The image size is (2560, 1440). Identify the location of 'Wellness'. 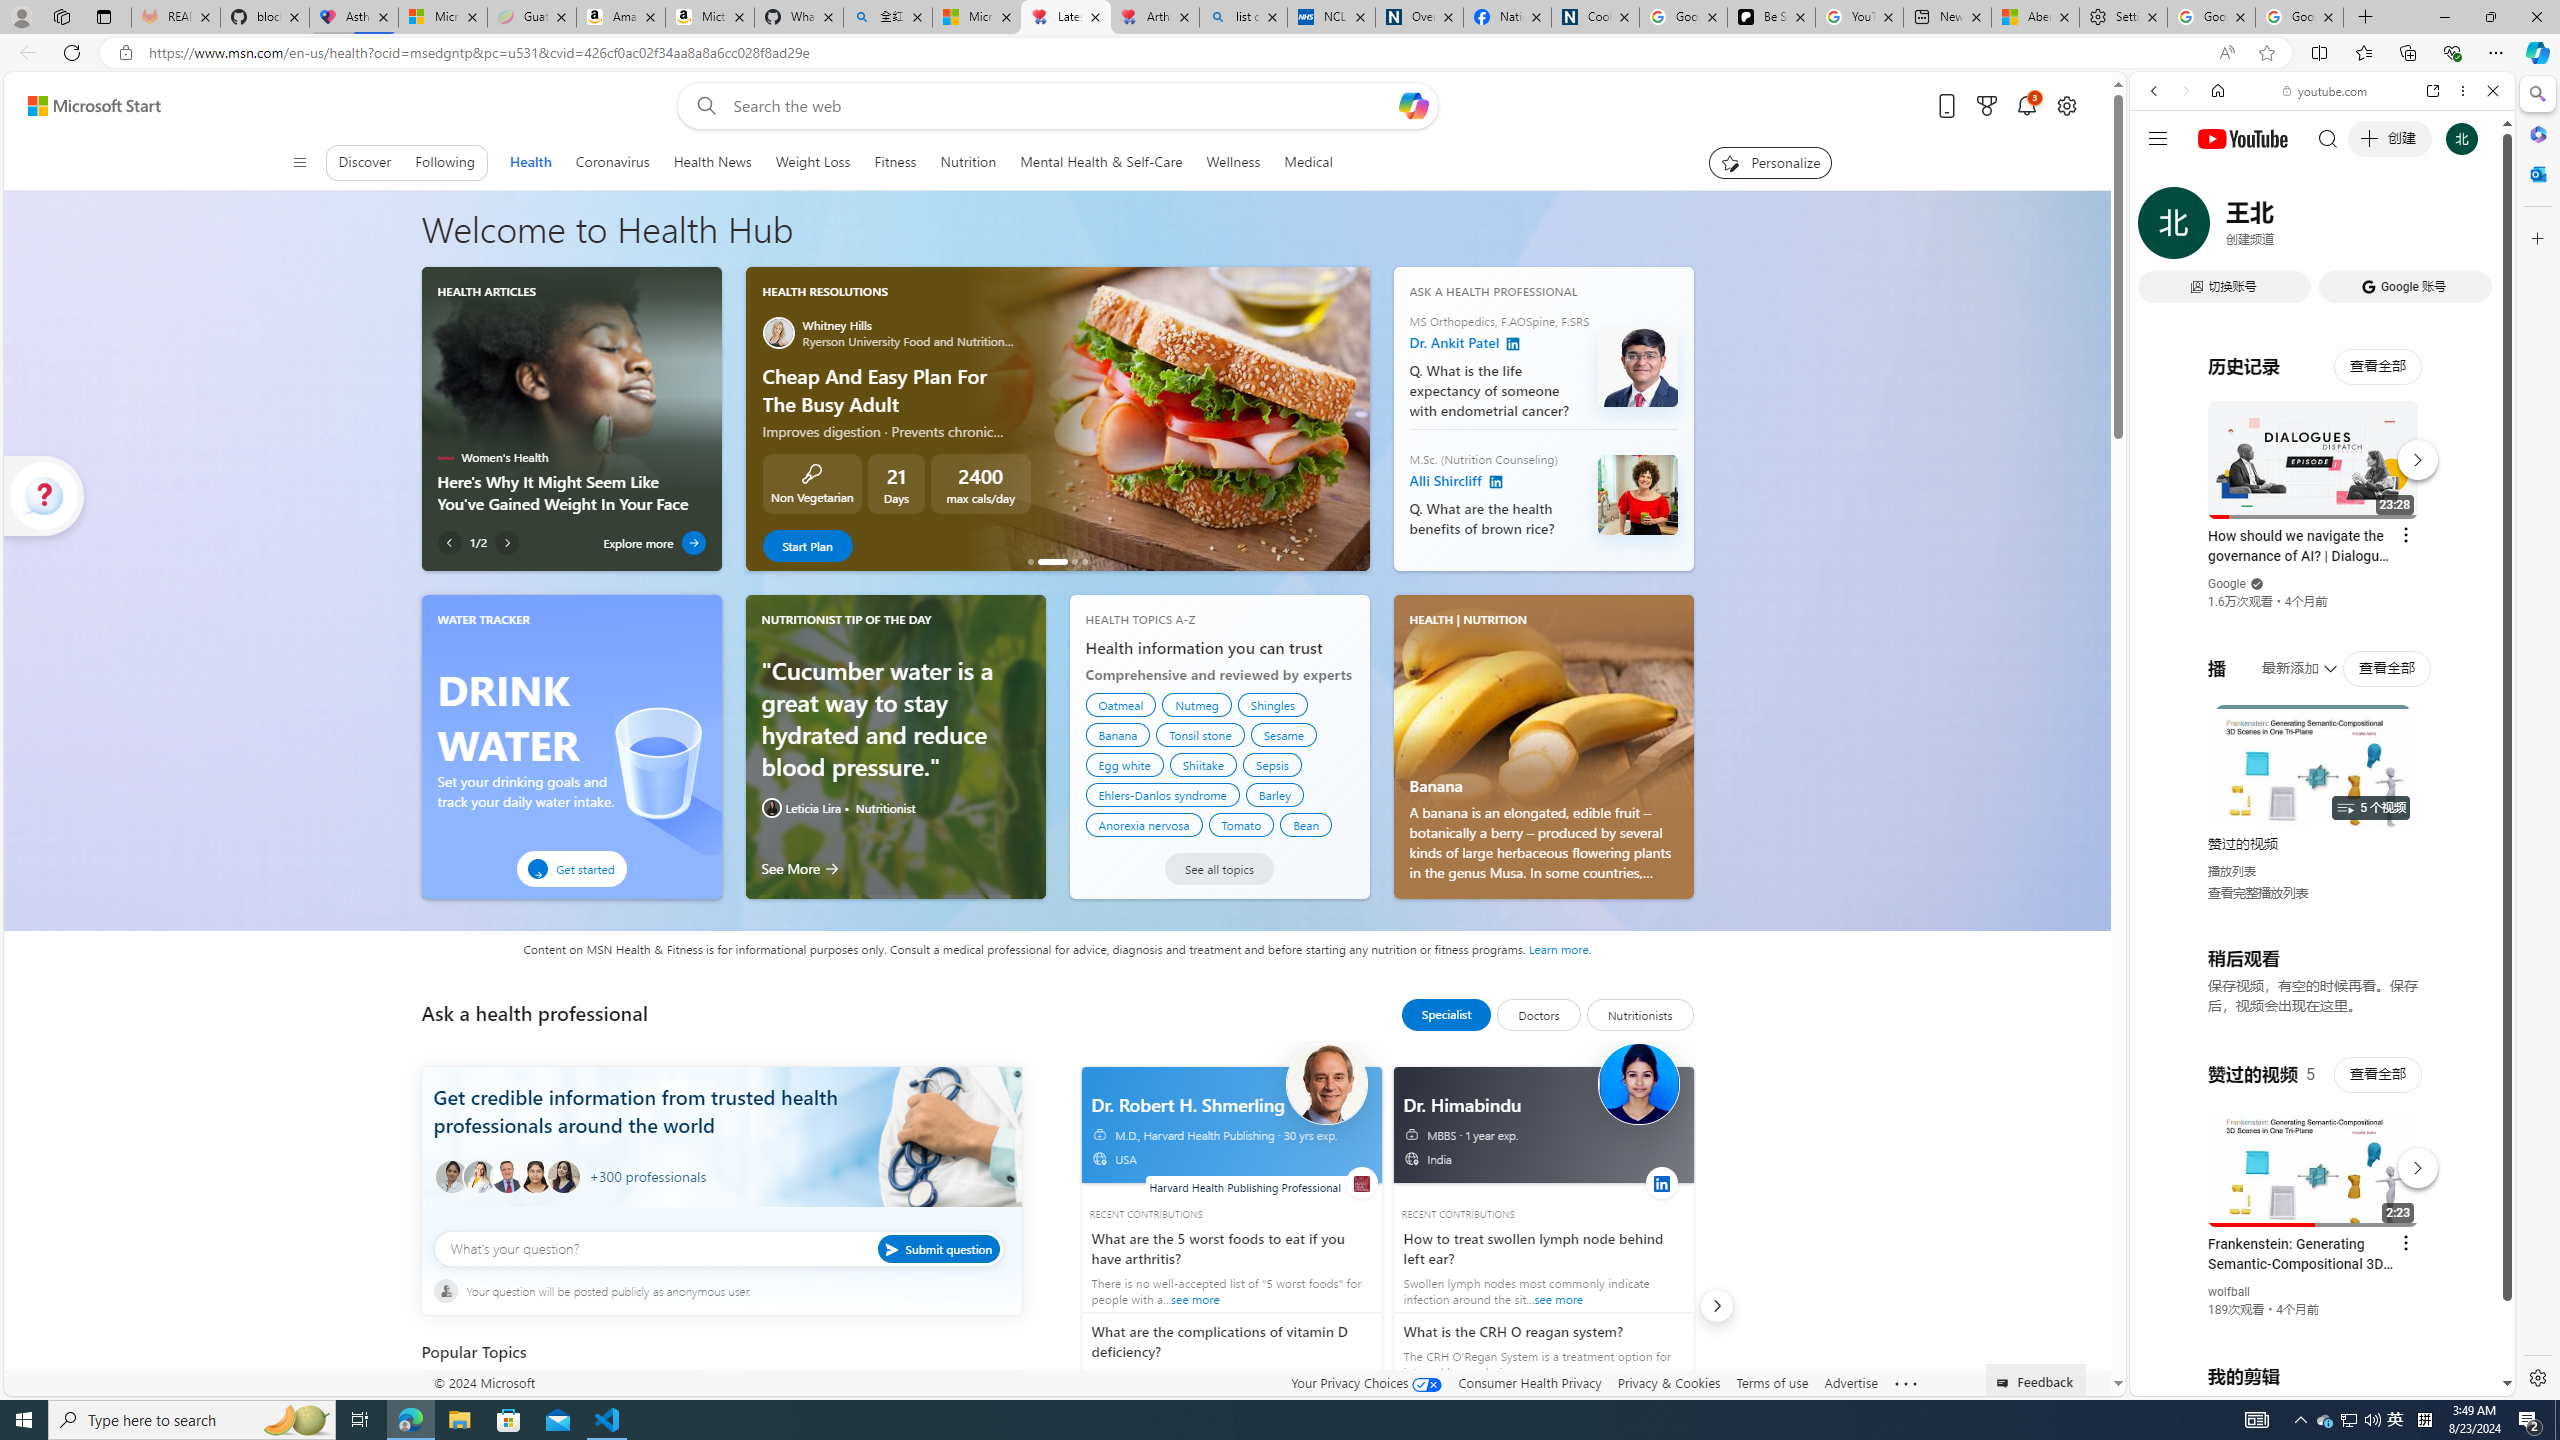
(1231, 161).